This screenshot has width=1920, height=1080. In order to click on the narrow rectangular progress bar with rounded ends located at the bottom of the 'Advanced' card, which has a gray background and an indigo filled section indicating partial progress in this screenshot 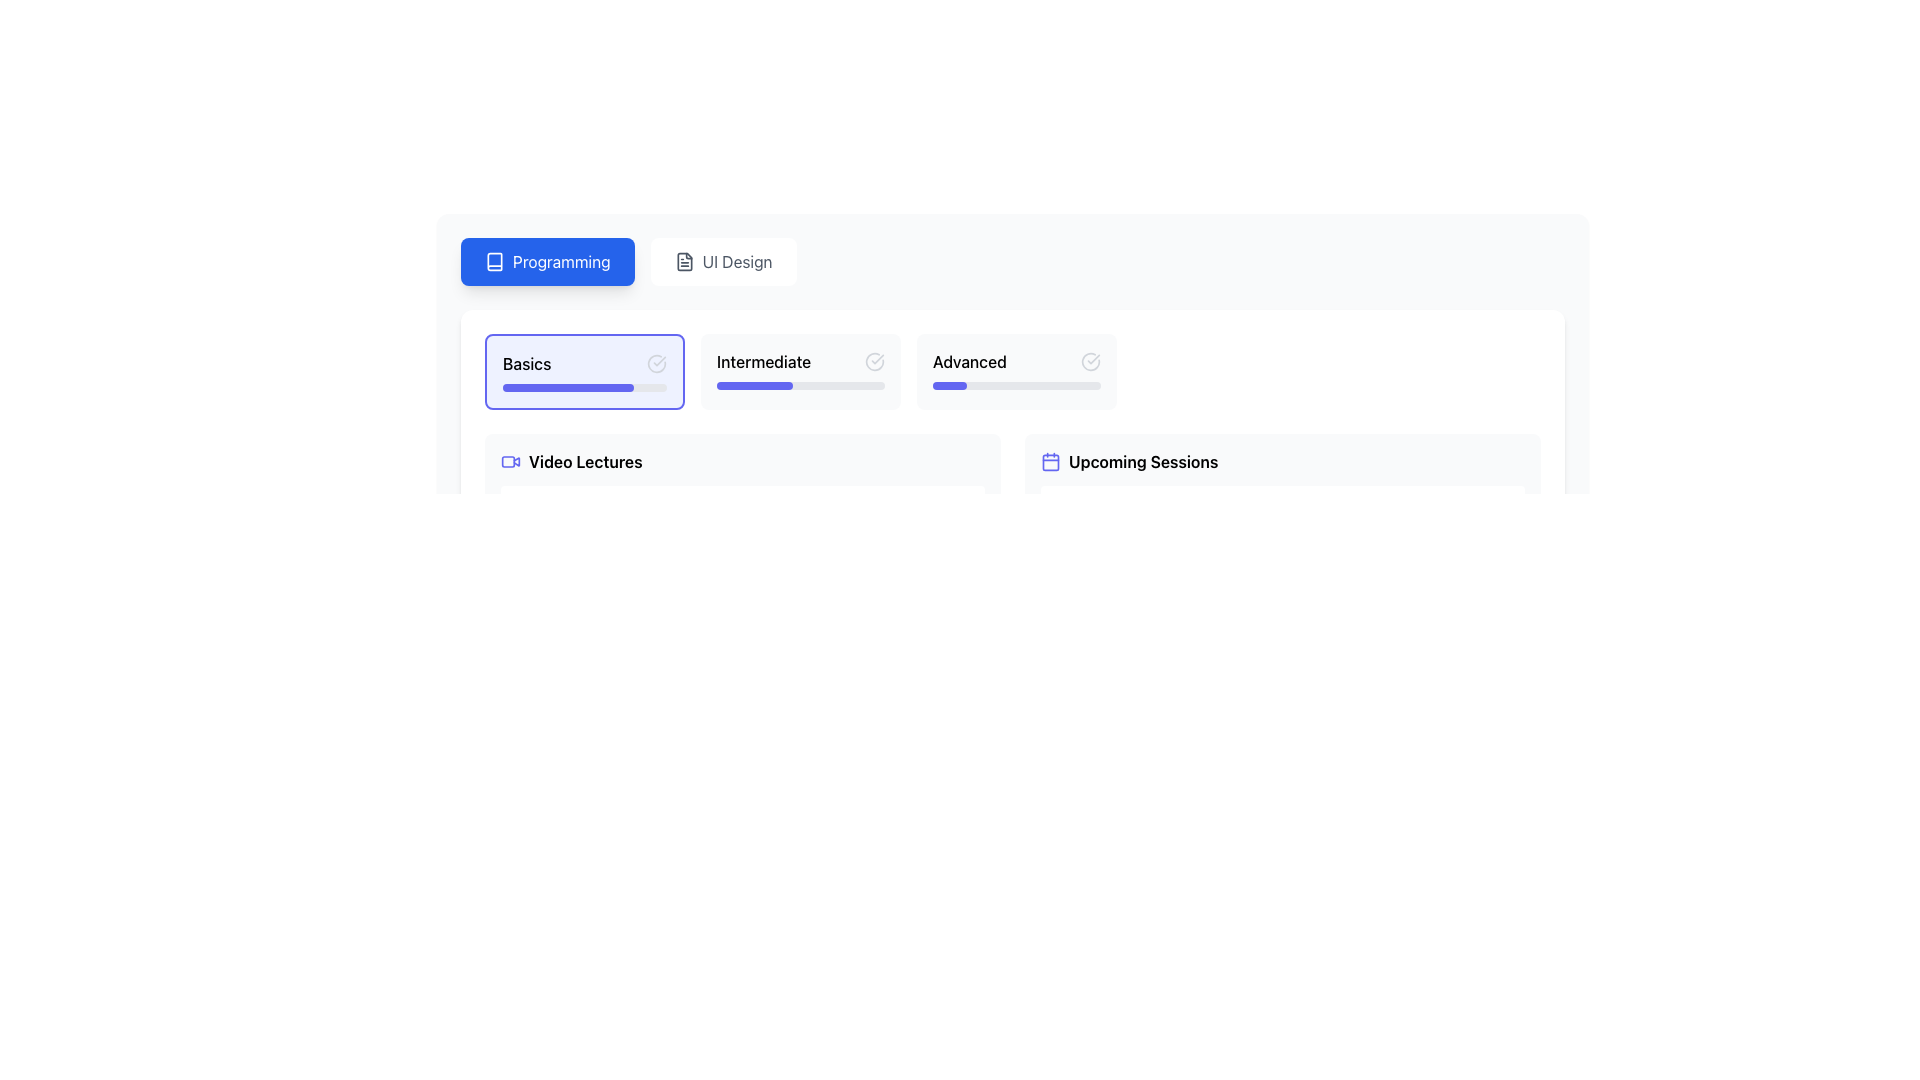, I will do `click(1017, 385)`.